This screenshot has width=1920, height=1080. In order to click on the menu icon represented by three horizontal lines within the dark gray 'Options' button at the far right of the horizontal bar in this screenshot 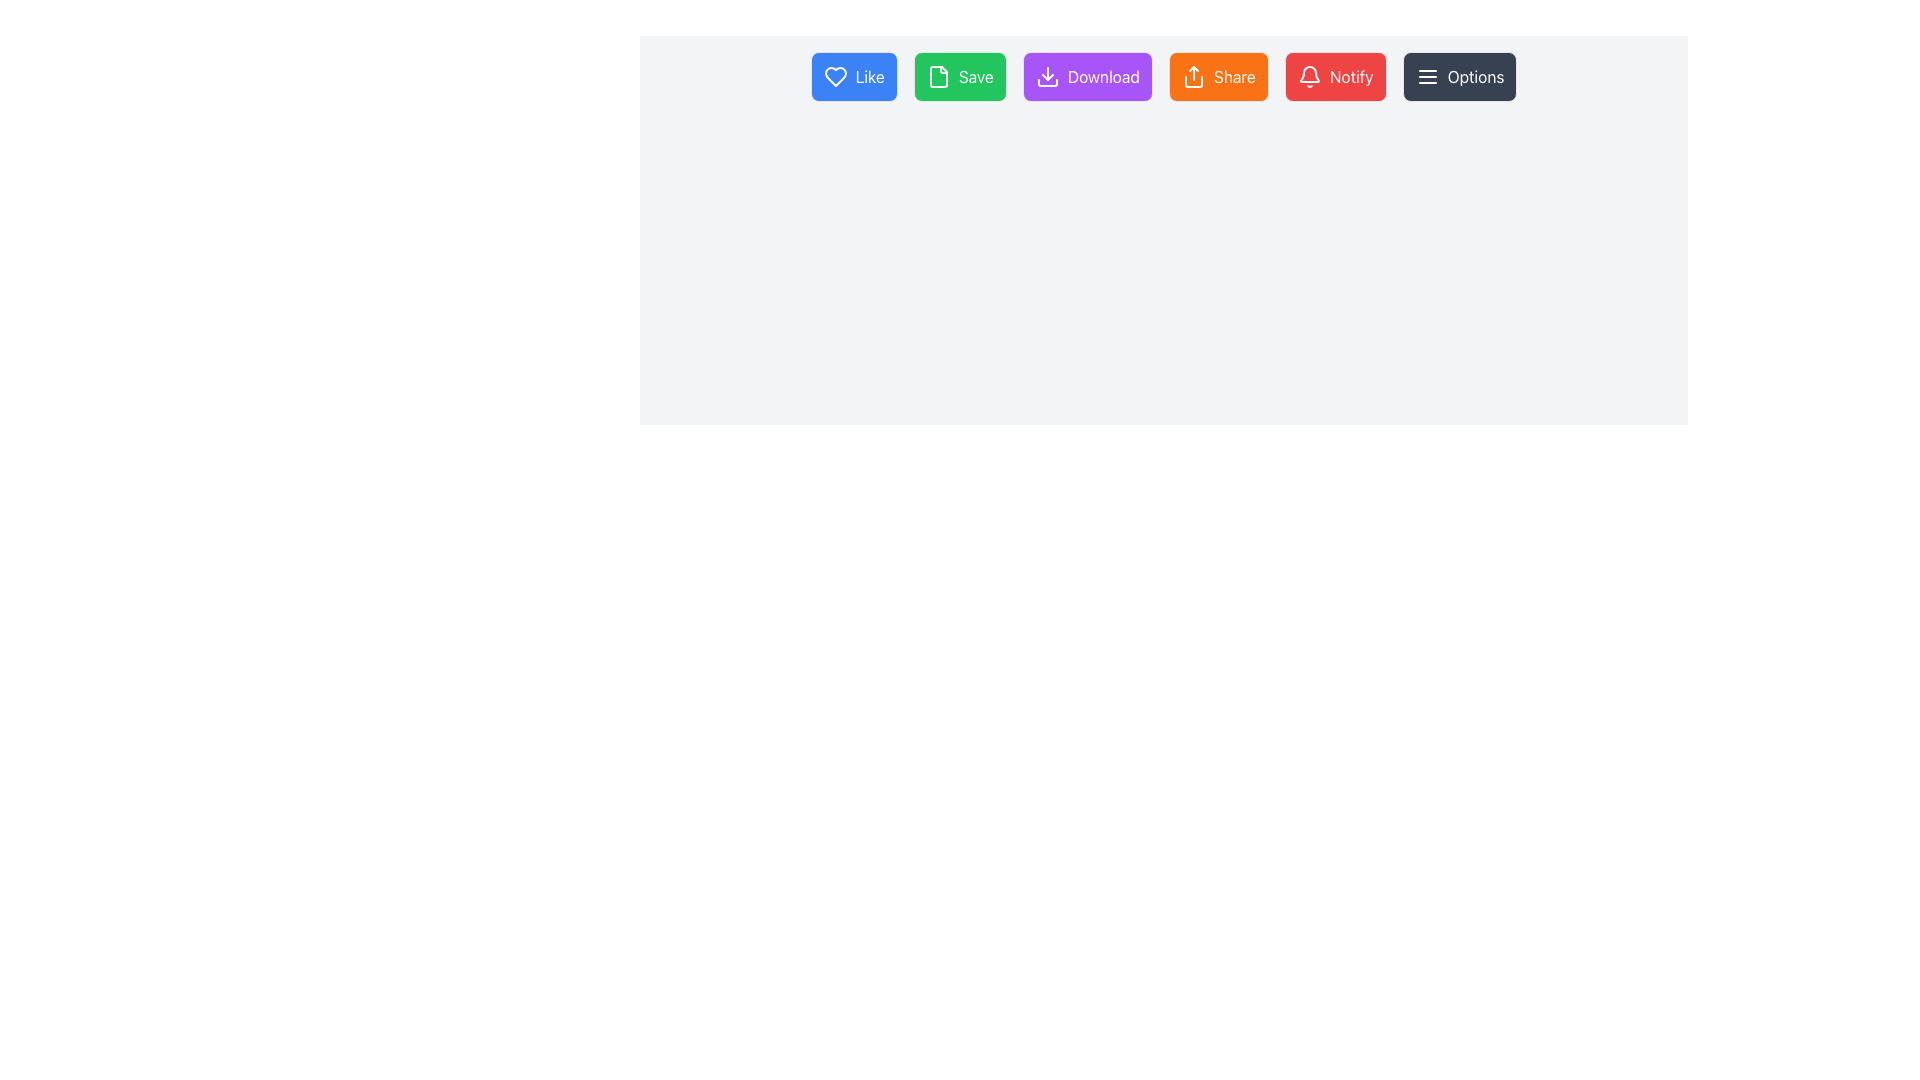, I will do `click(1426, 76)`.